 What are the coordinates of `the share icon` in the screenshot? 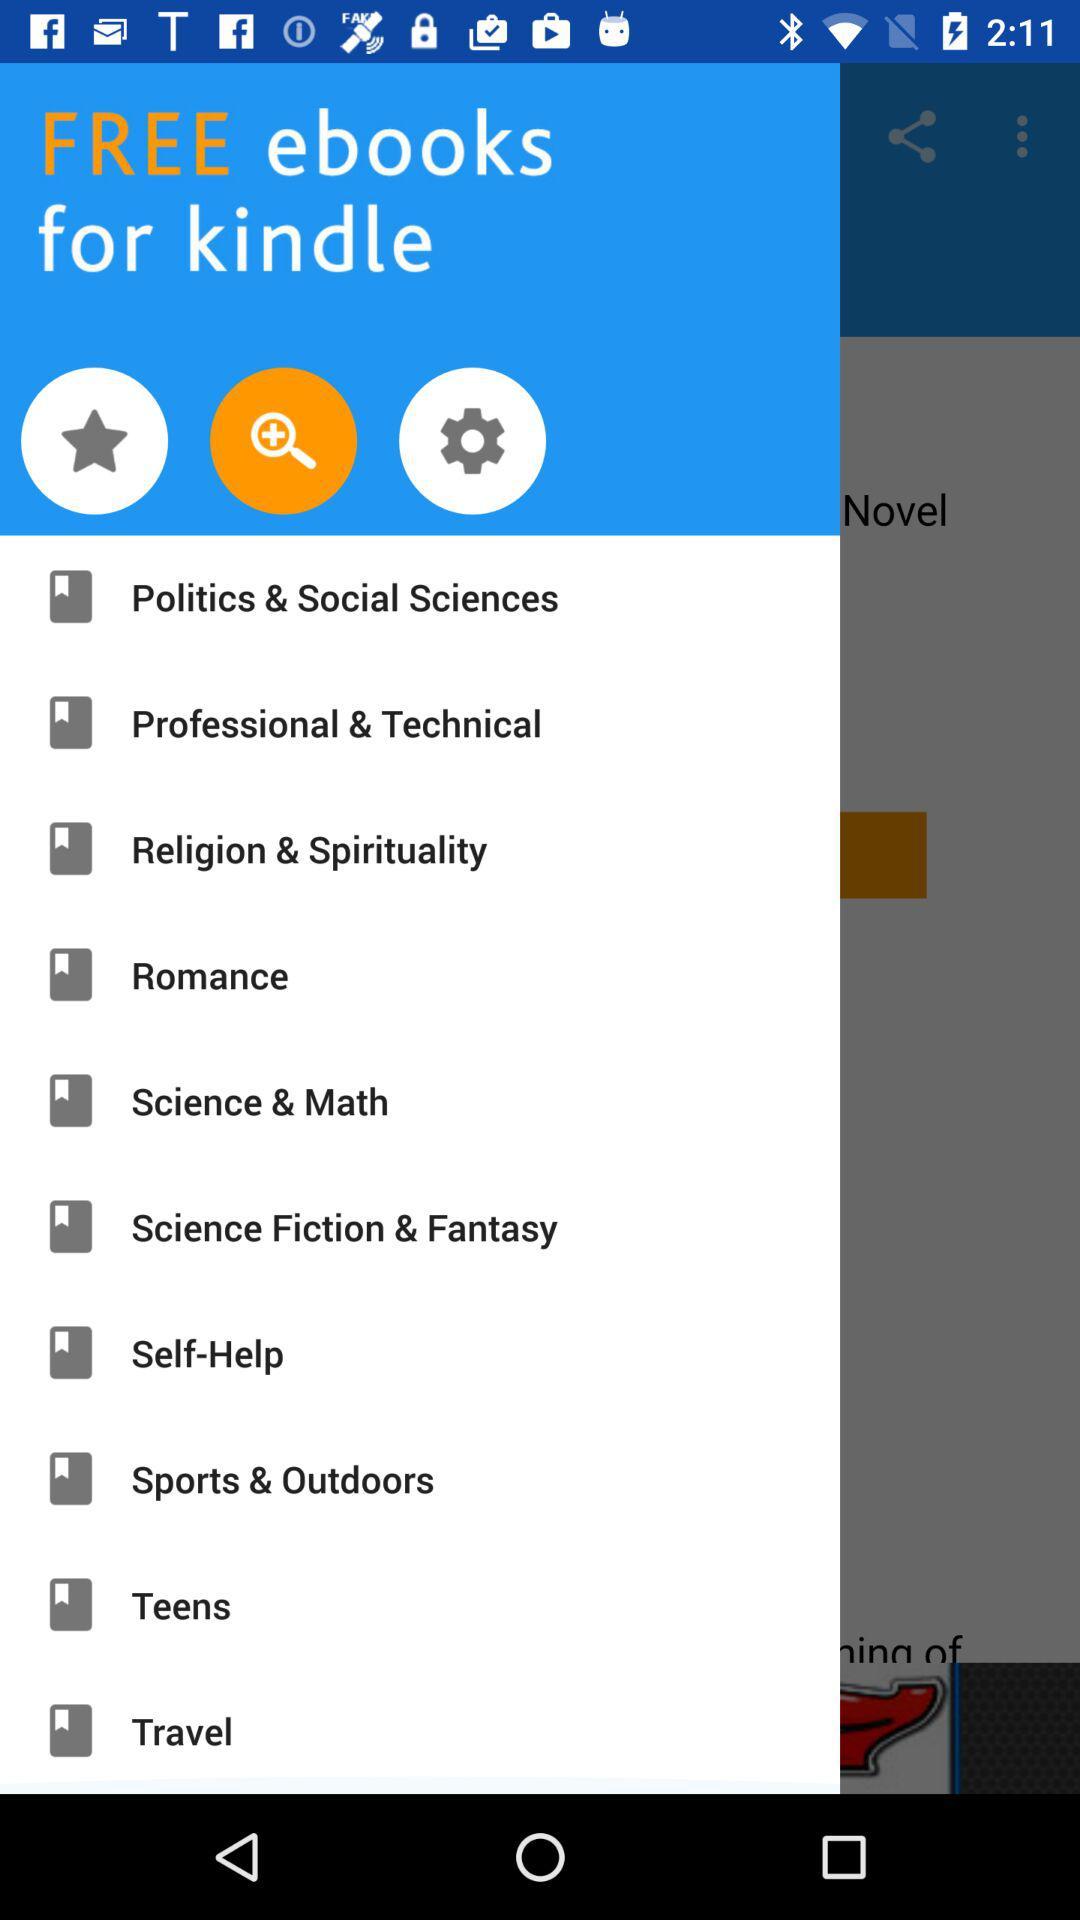 It's located at (911, 135).